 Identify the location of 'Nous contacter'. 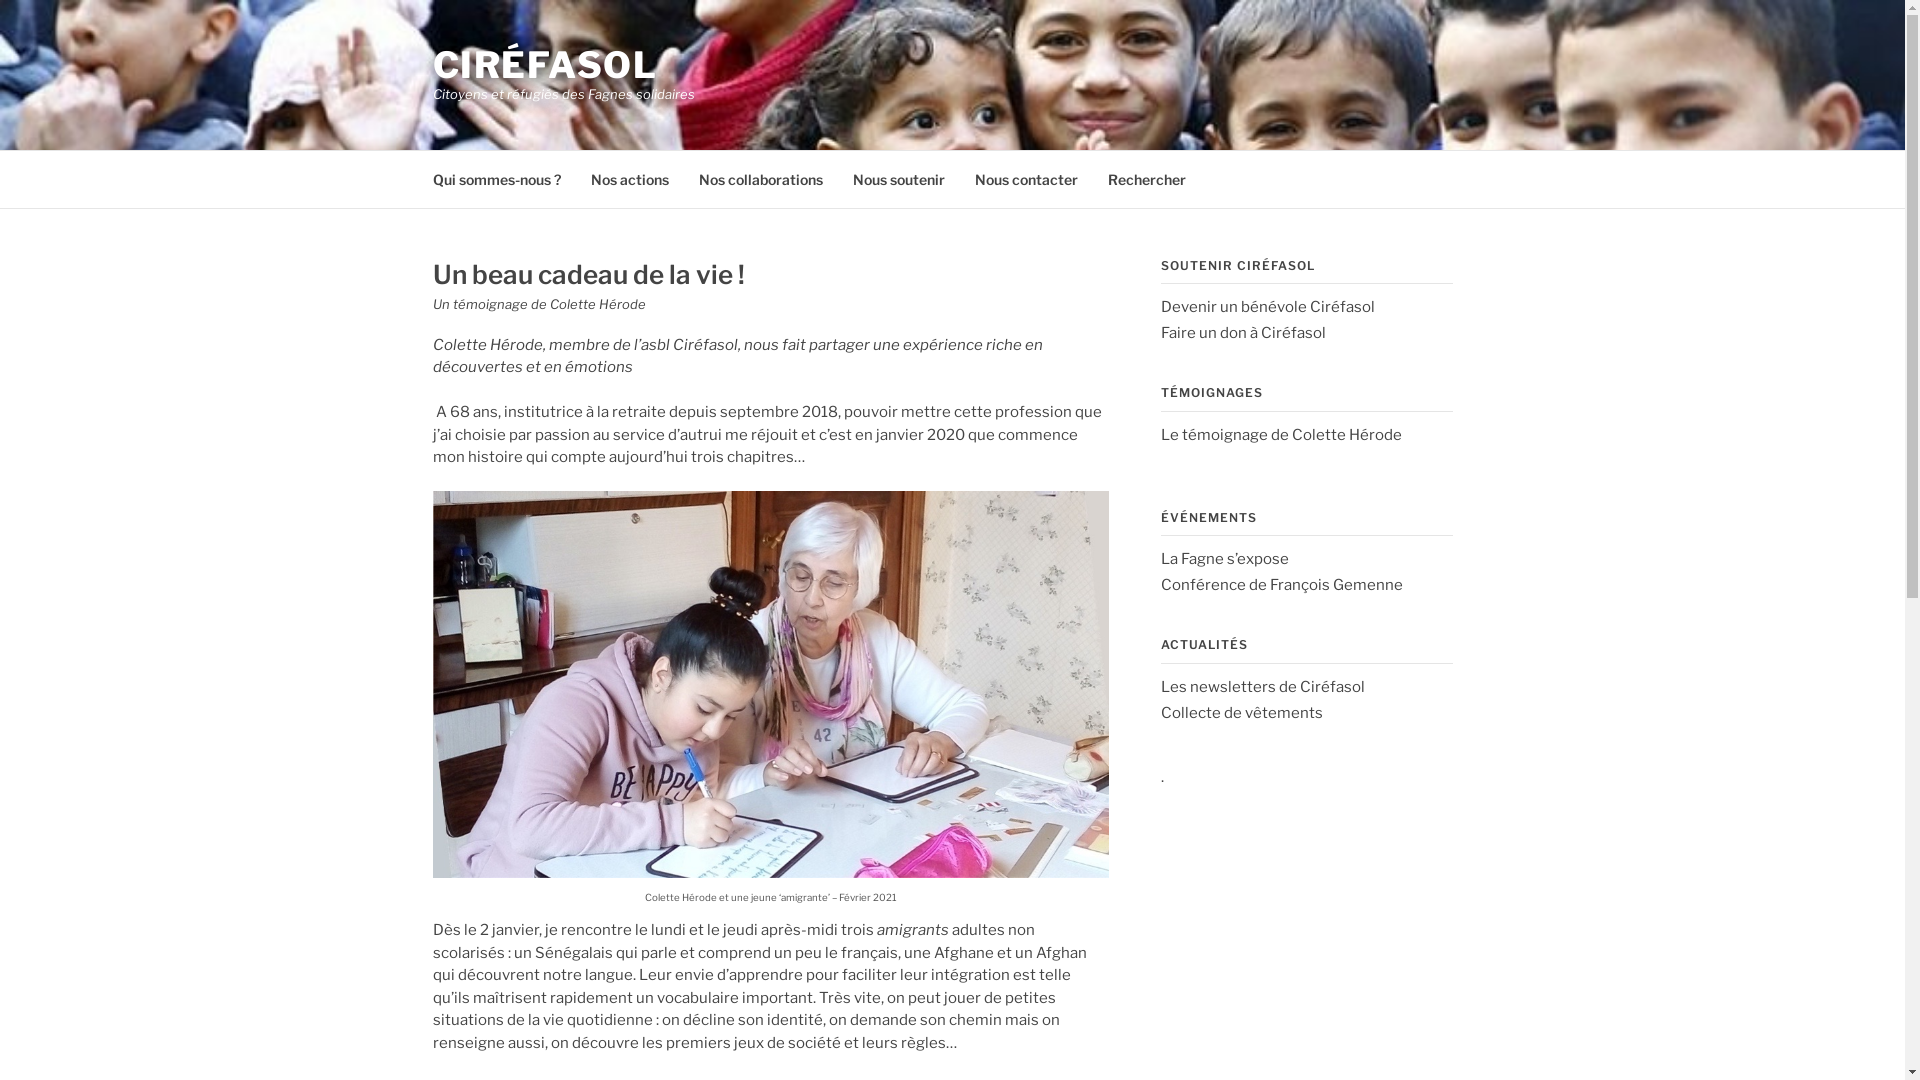
(1025, 177).